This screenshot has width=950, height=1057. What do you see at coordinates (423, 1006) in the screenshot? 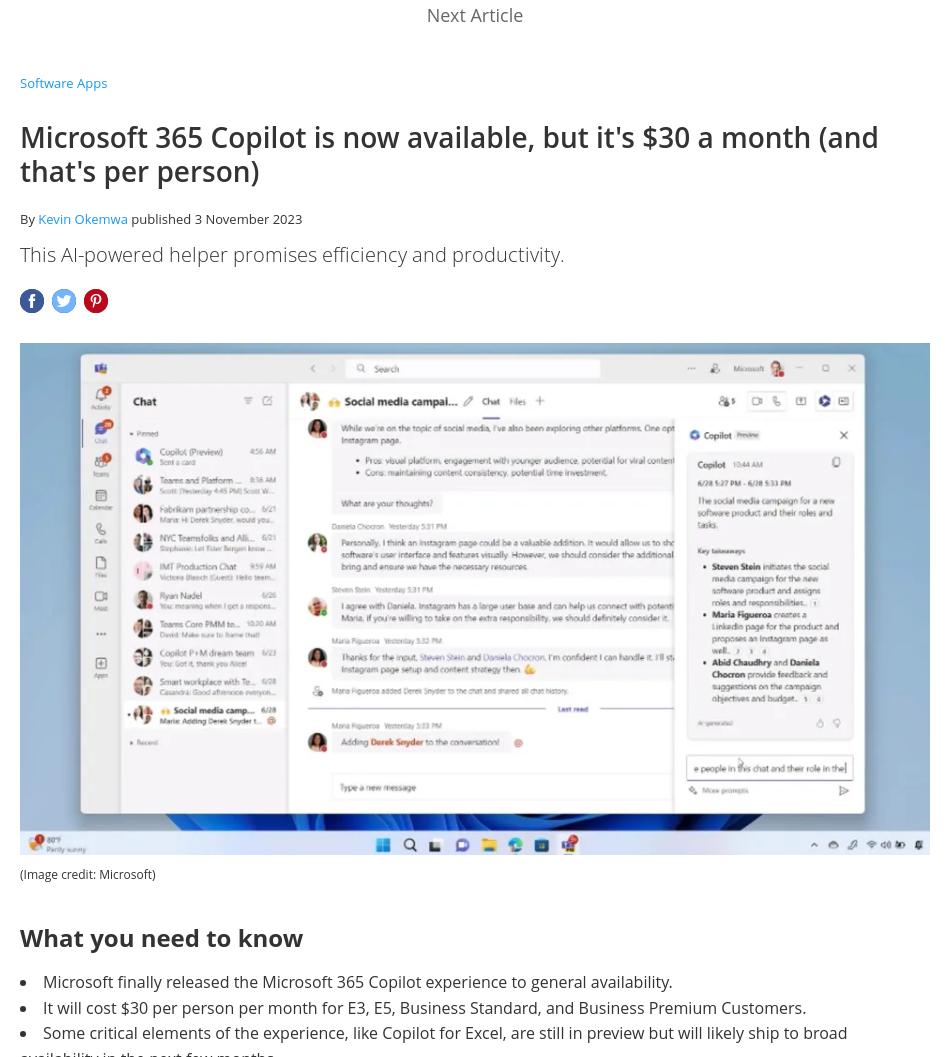
I see `'It will cost $30 per person per month for E3, E5, Business Standard, and Business Premium Customers.'` at bounding box center [423, 1006].